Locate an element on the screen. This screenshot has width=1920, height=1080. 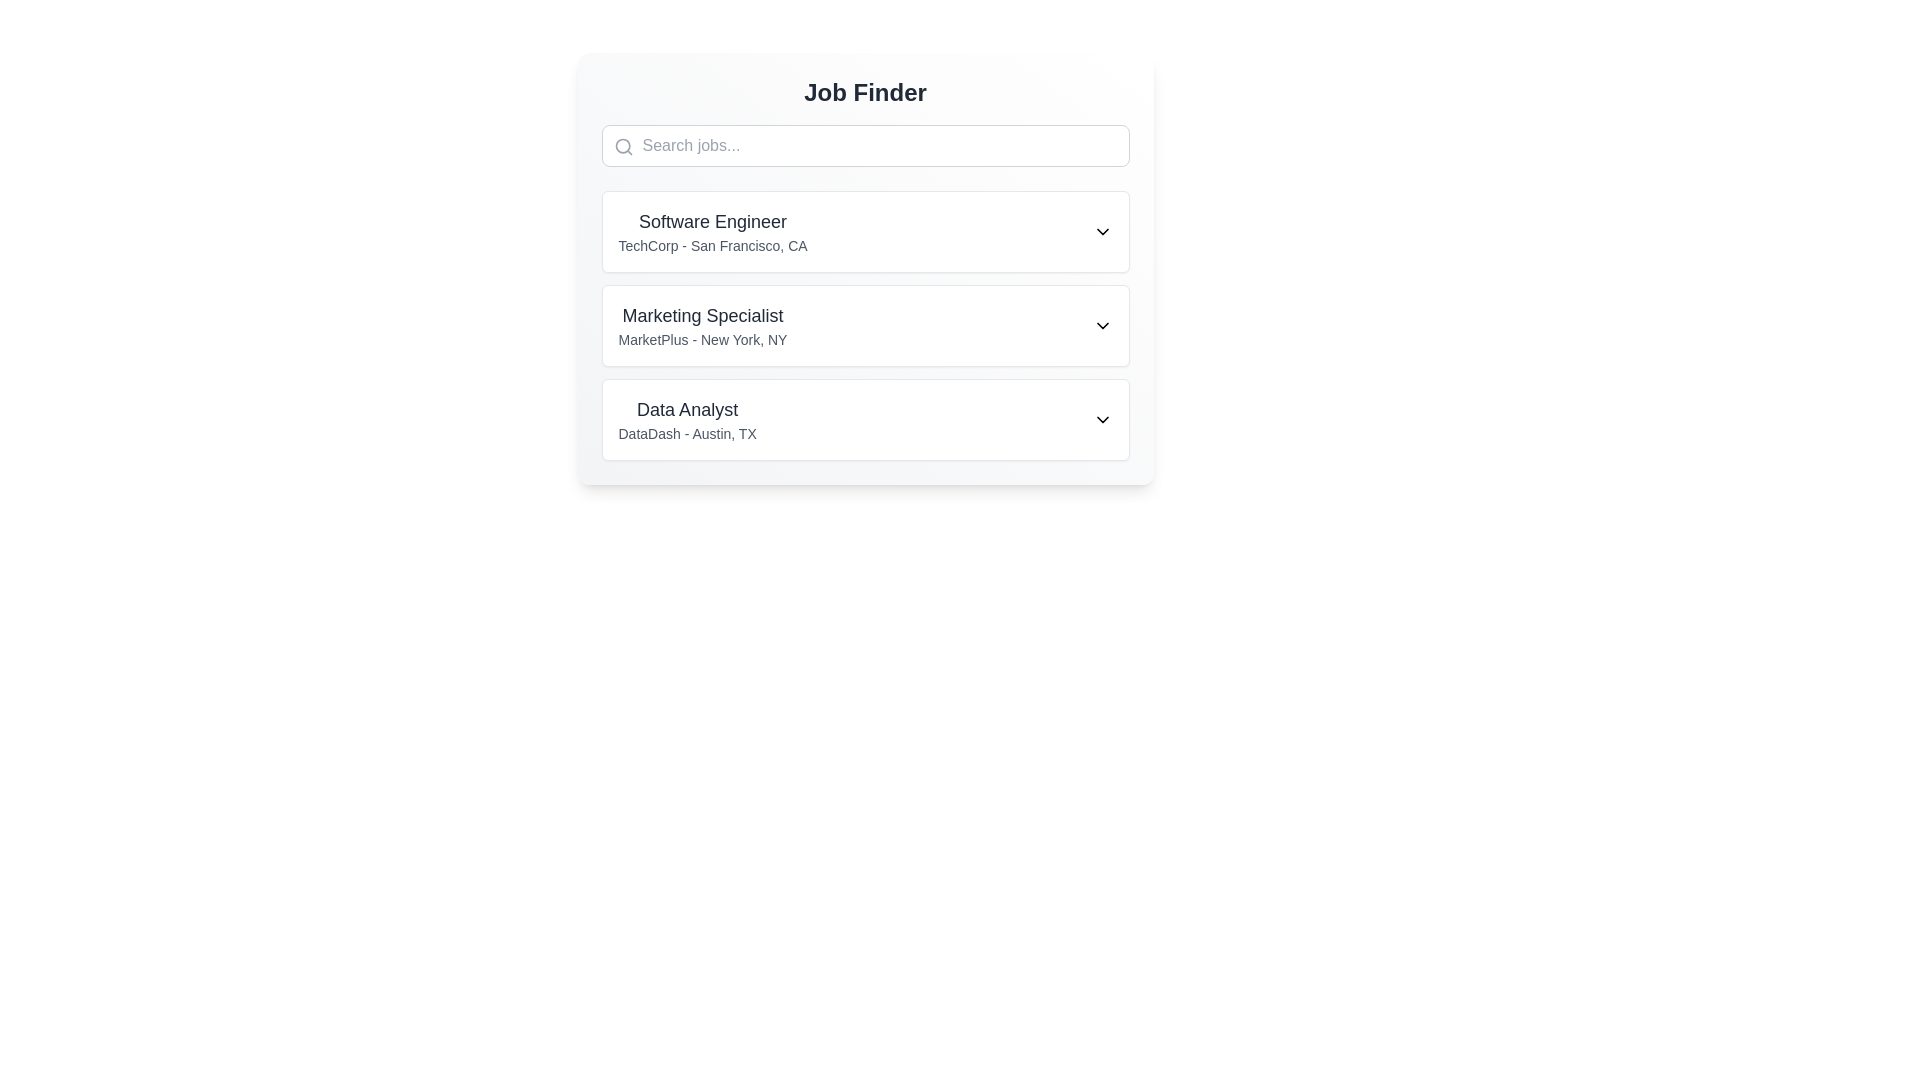
on the first job listing in the 'Job Finder' module is located at coordinates (865, 230).